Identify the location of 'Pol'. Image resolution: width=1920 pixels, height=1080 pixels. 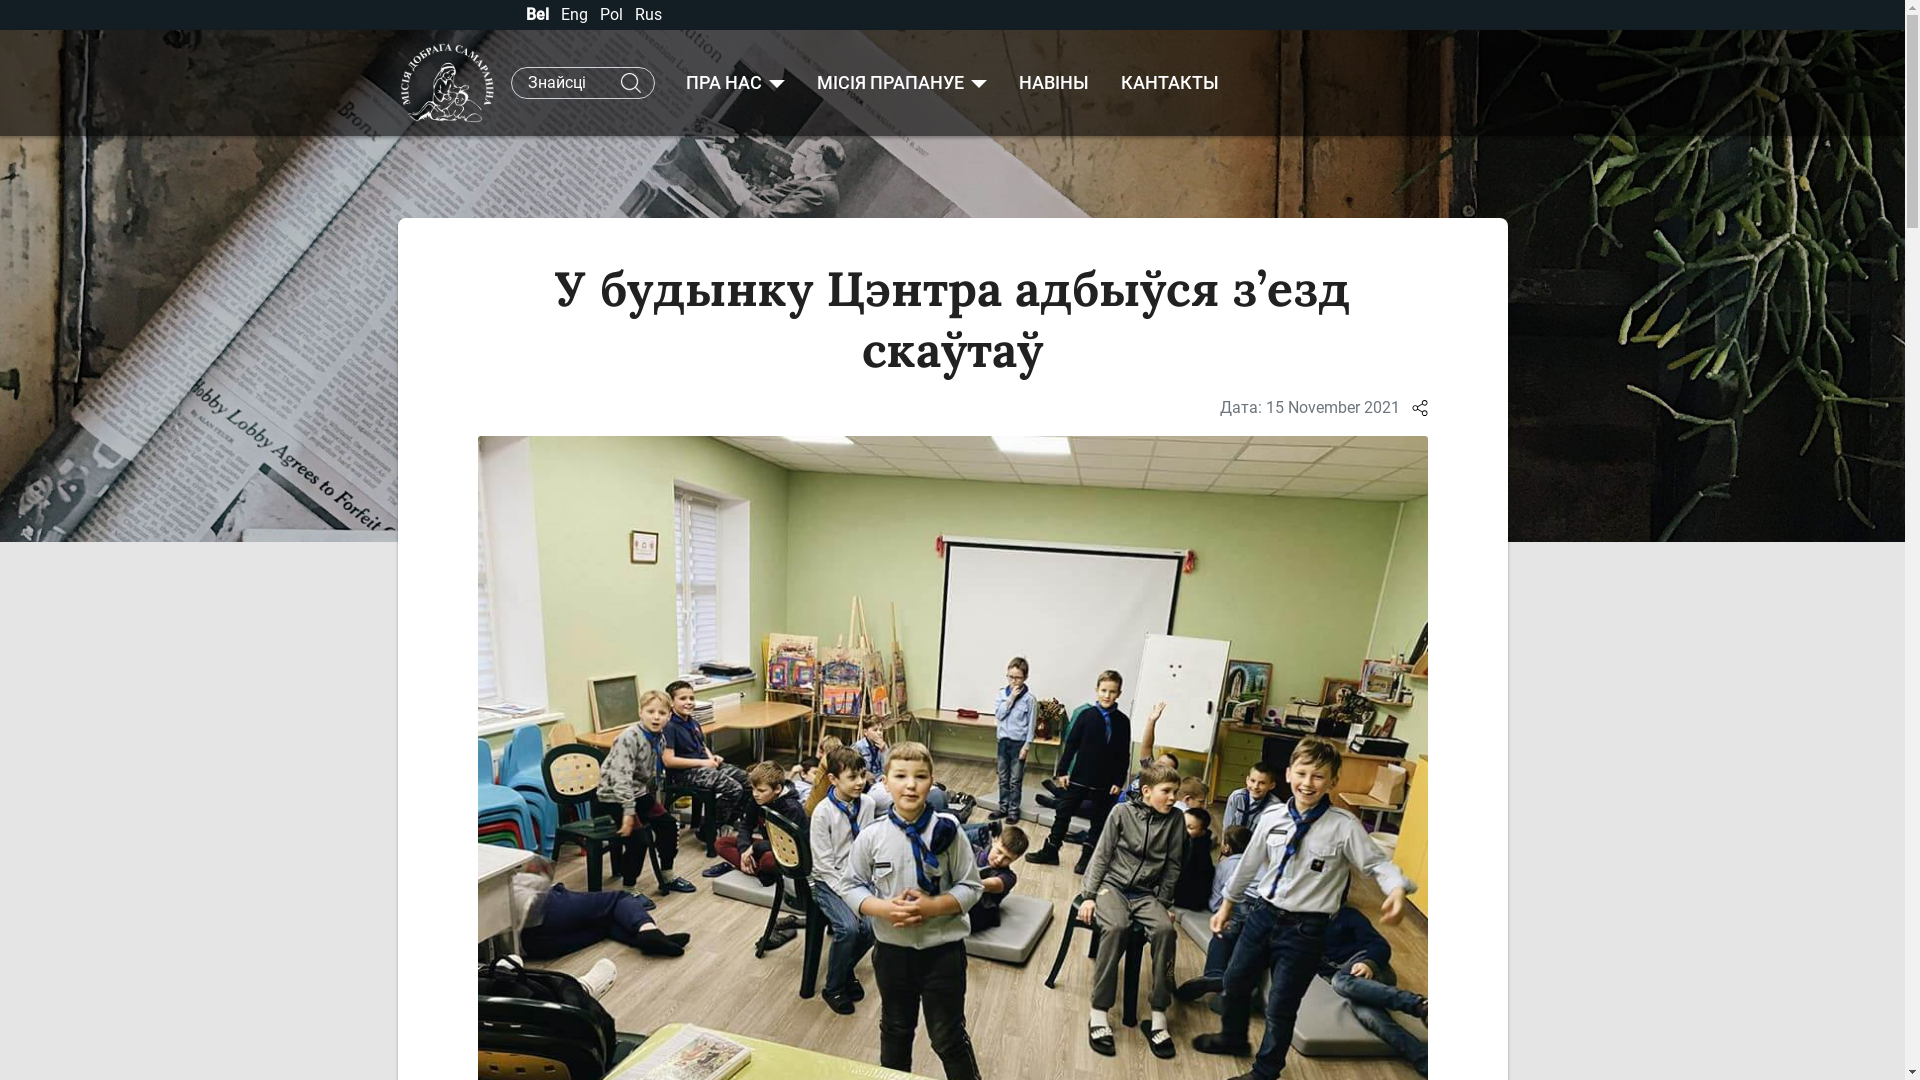
(599, 14).